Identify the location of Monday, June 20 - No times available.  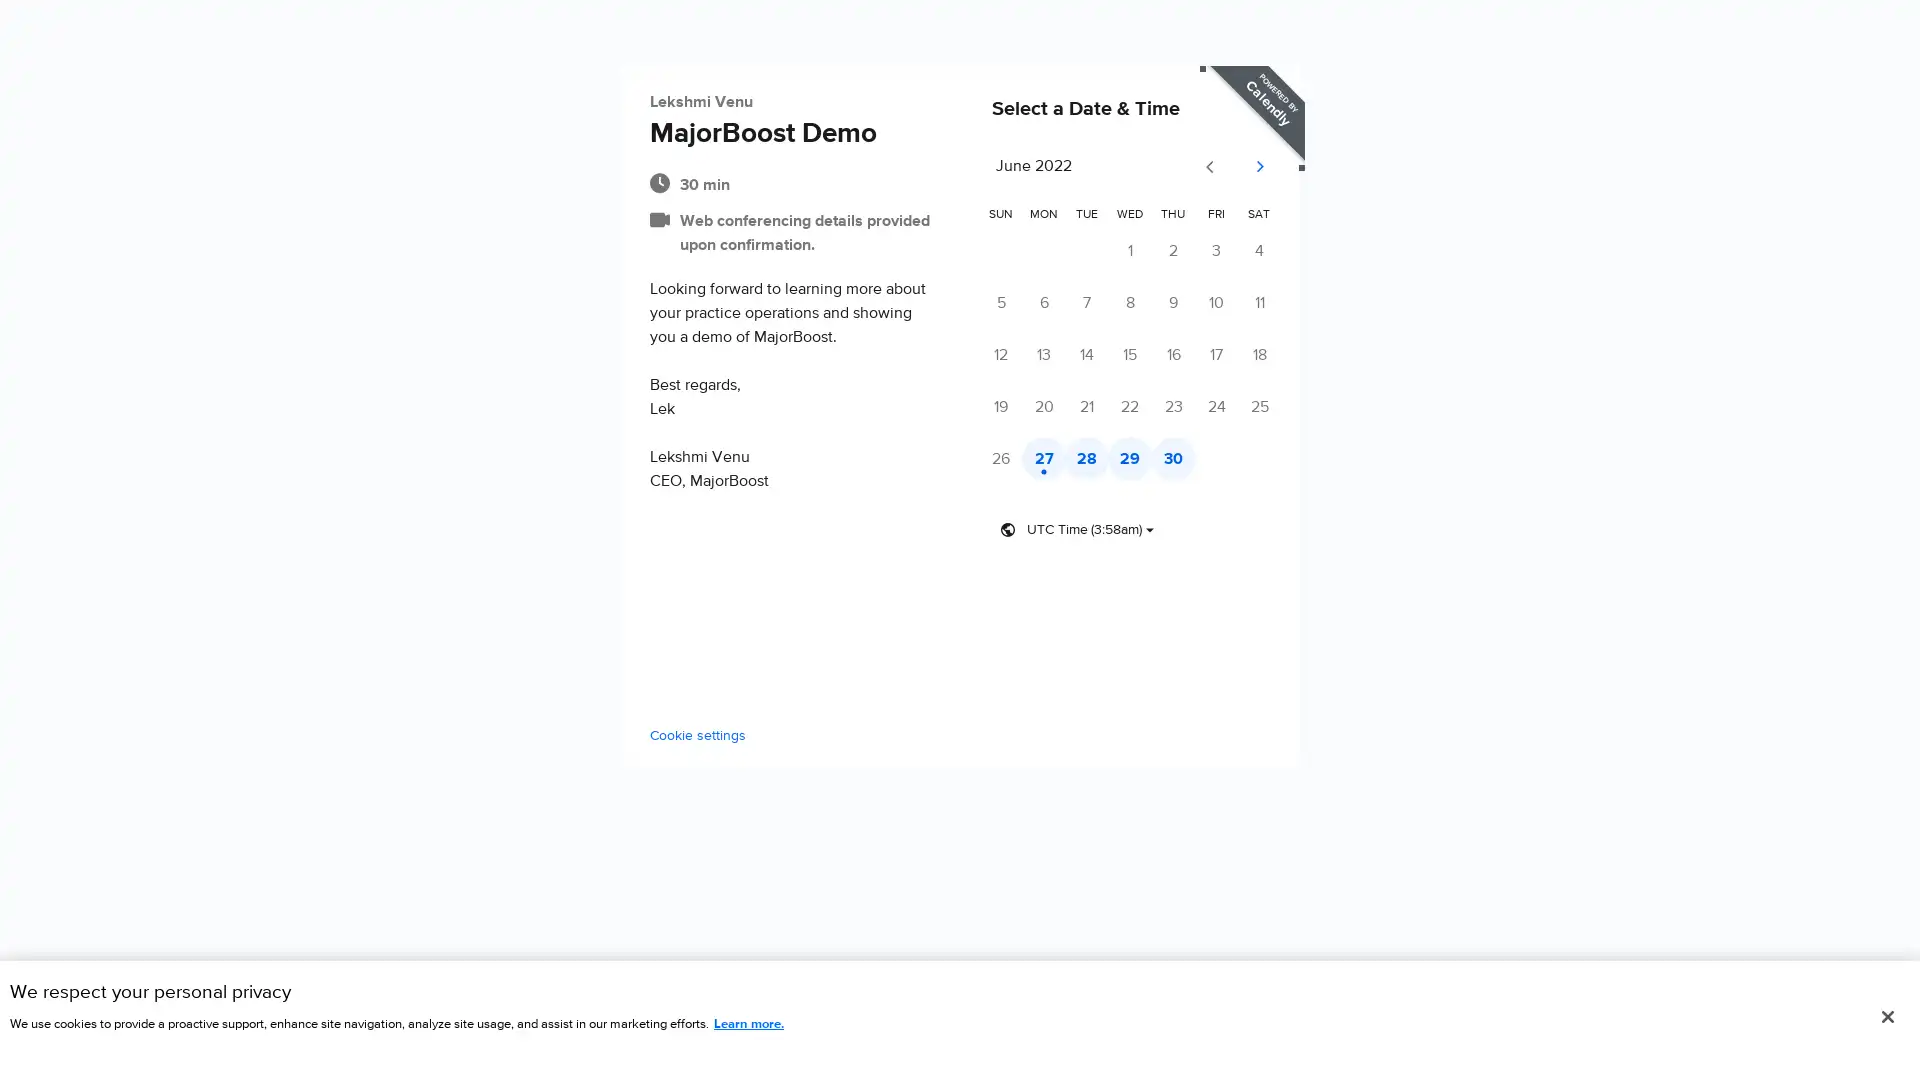
(1055, 407).